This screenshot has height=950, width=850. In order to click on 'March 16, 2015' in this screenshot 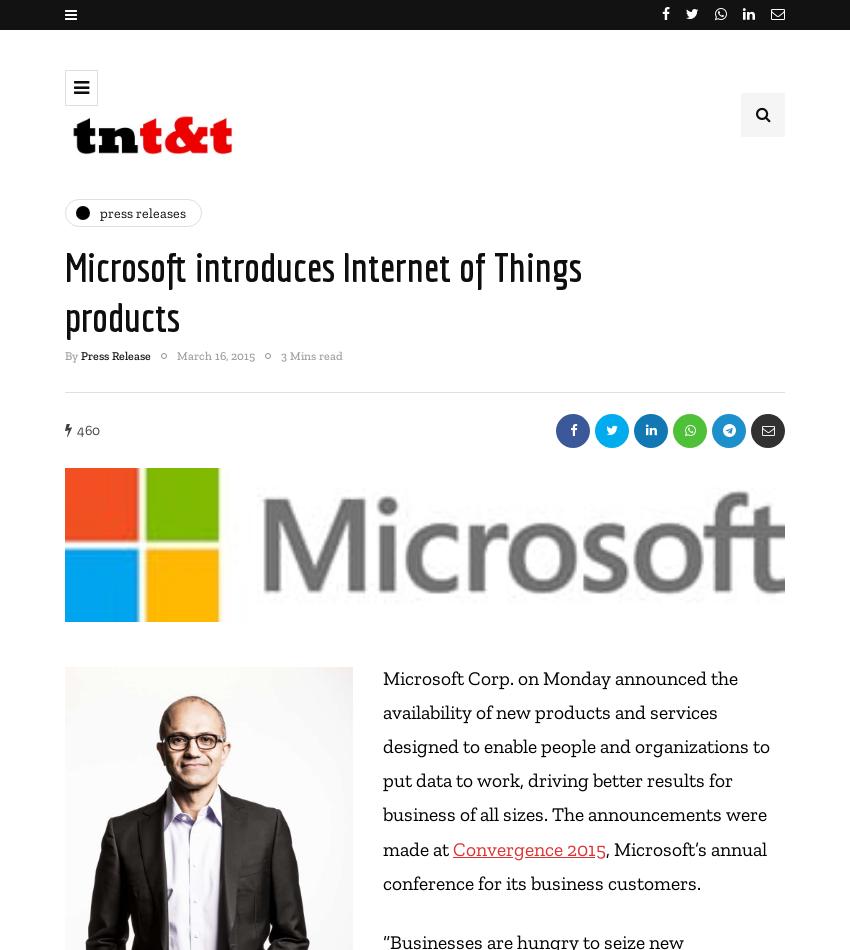, I will do `click(175, 354)`.